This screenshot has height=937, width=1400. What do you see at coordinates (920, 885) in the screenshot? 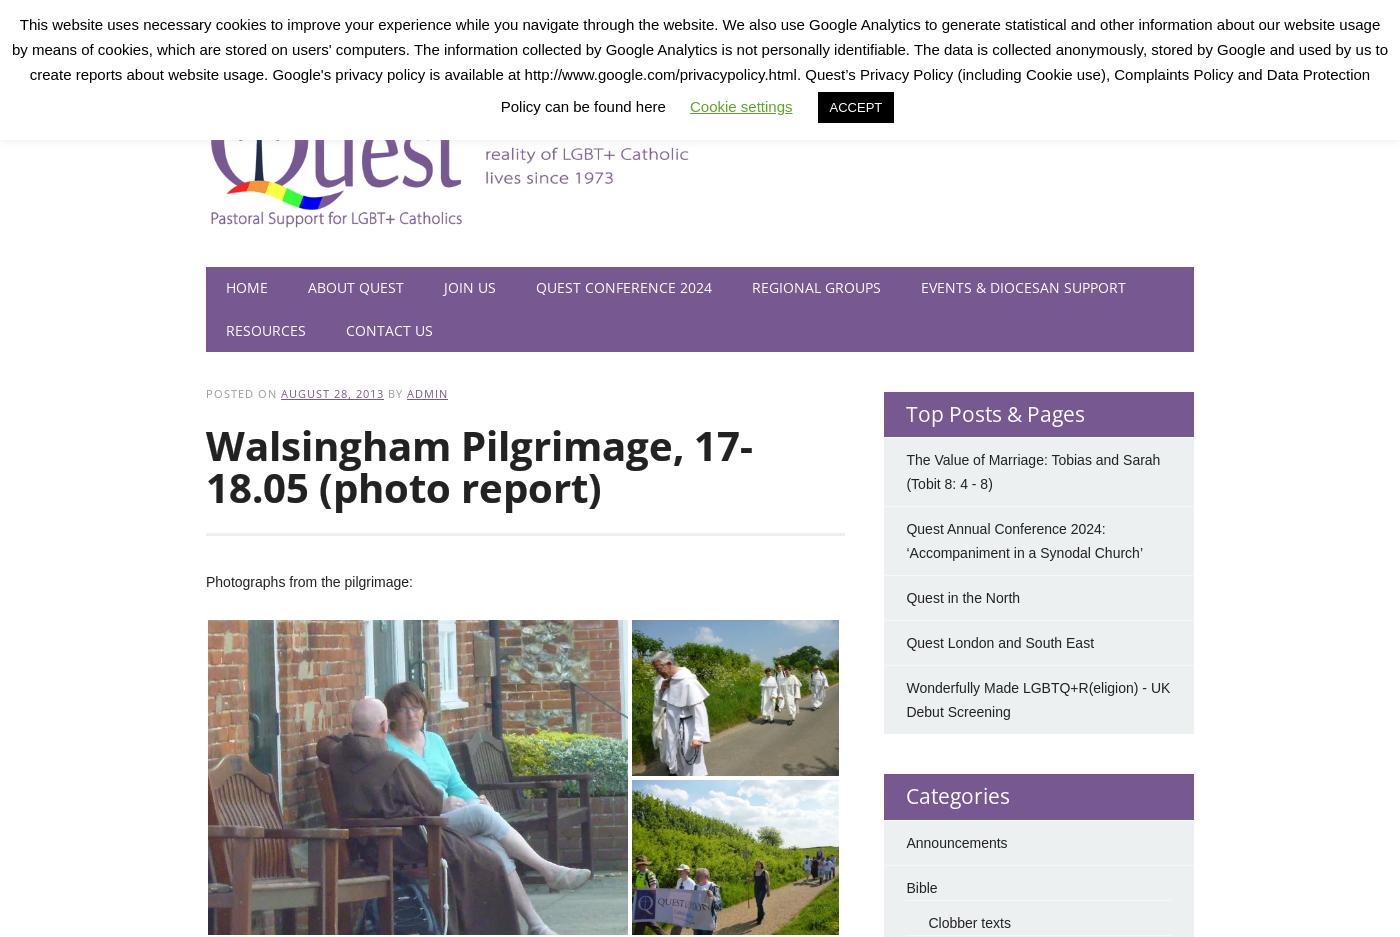
I see `'Bible'` at bounding box center [920, 885].